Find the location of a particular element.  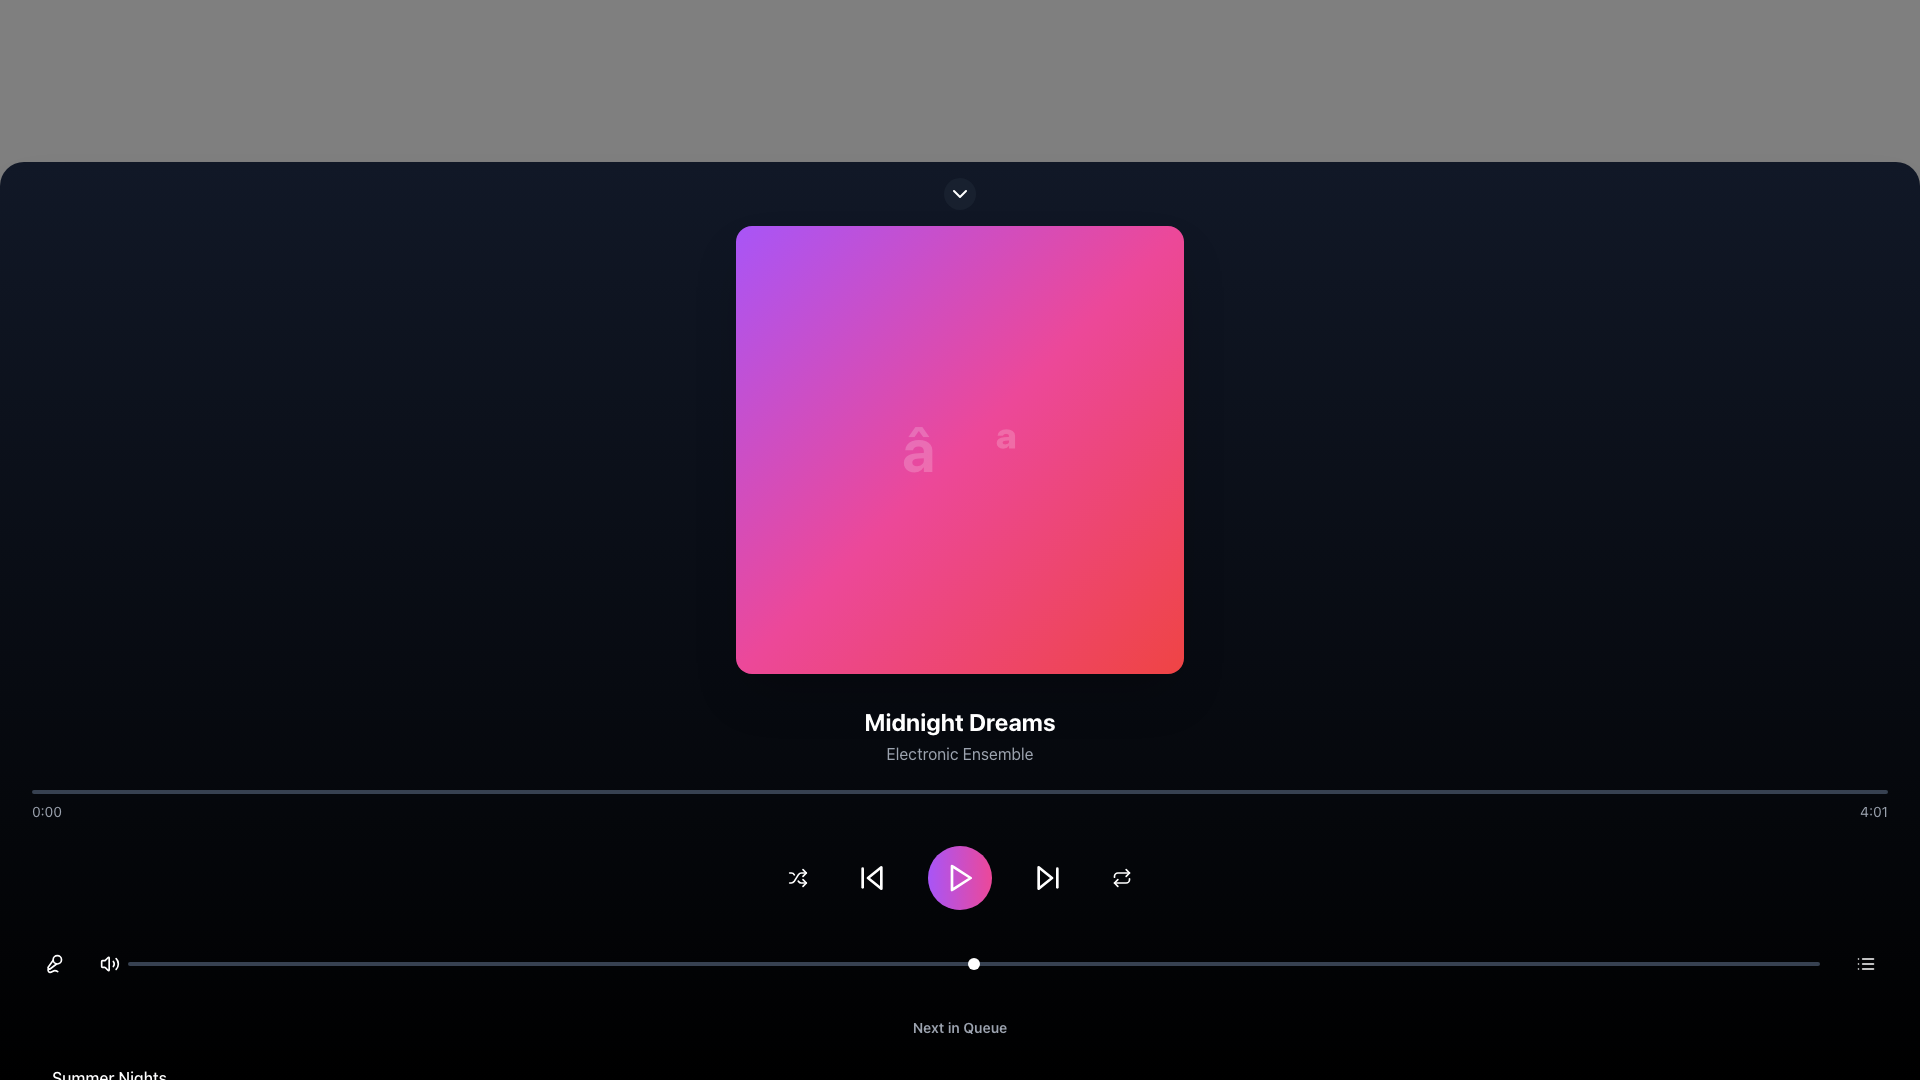

the left-pointing triangle icon button, which is the second element from the left in the playback controls, to skip to the previous track is located at coordinates (872, 877).